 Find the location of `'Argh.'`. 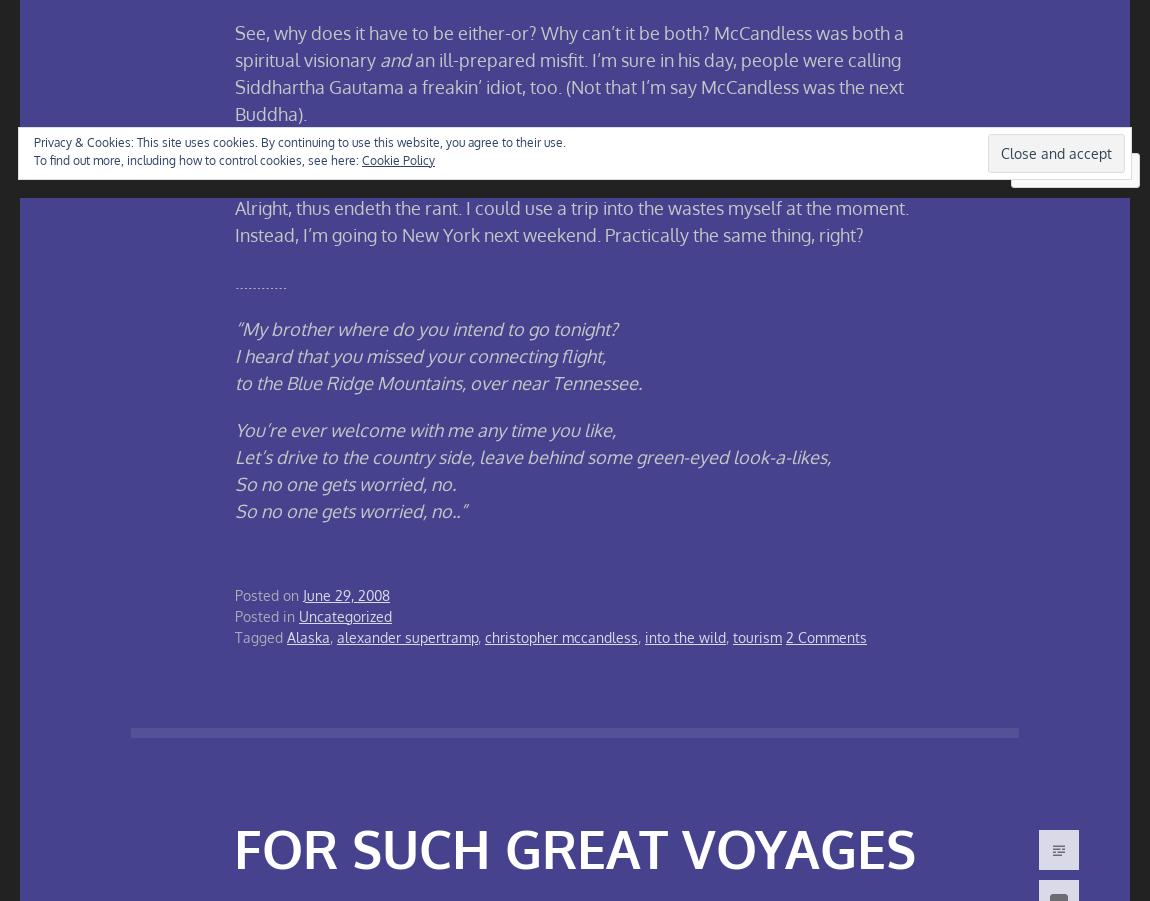

'Argh.' is located at coordinates (254, 160).